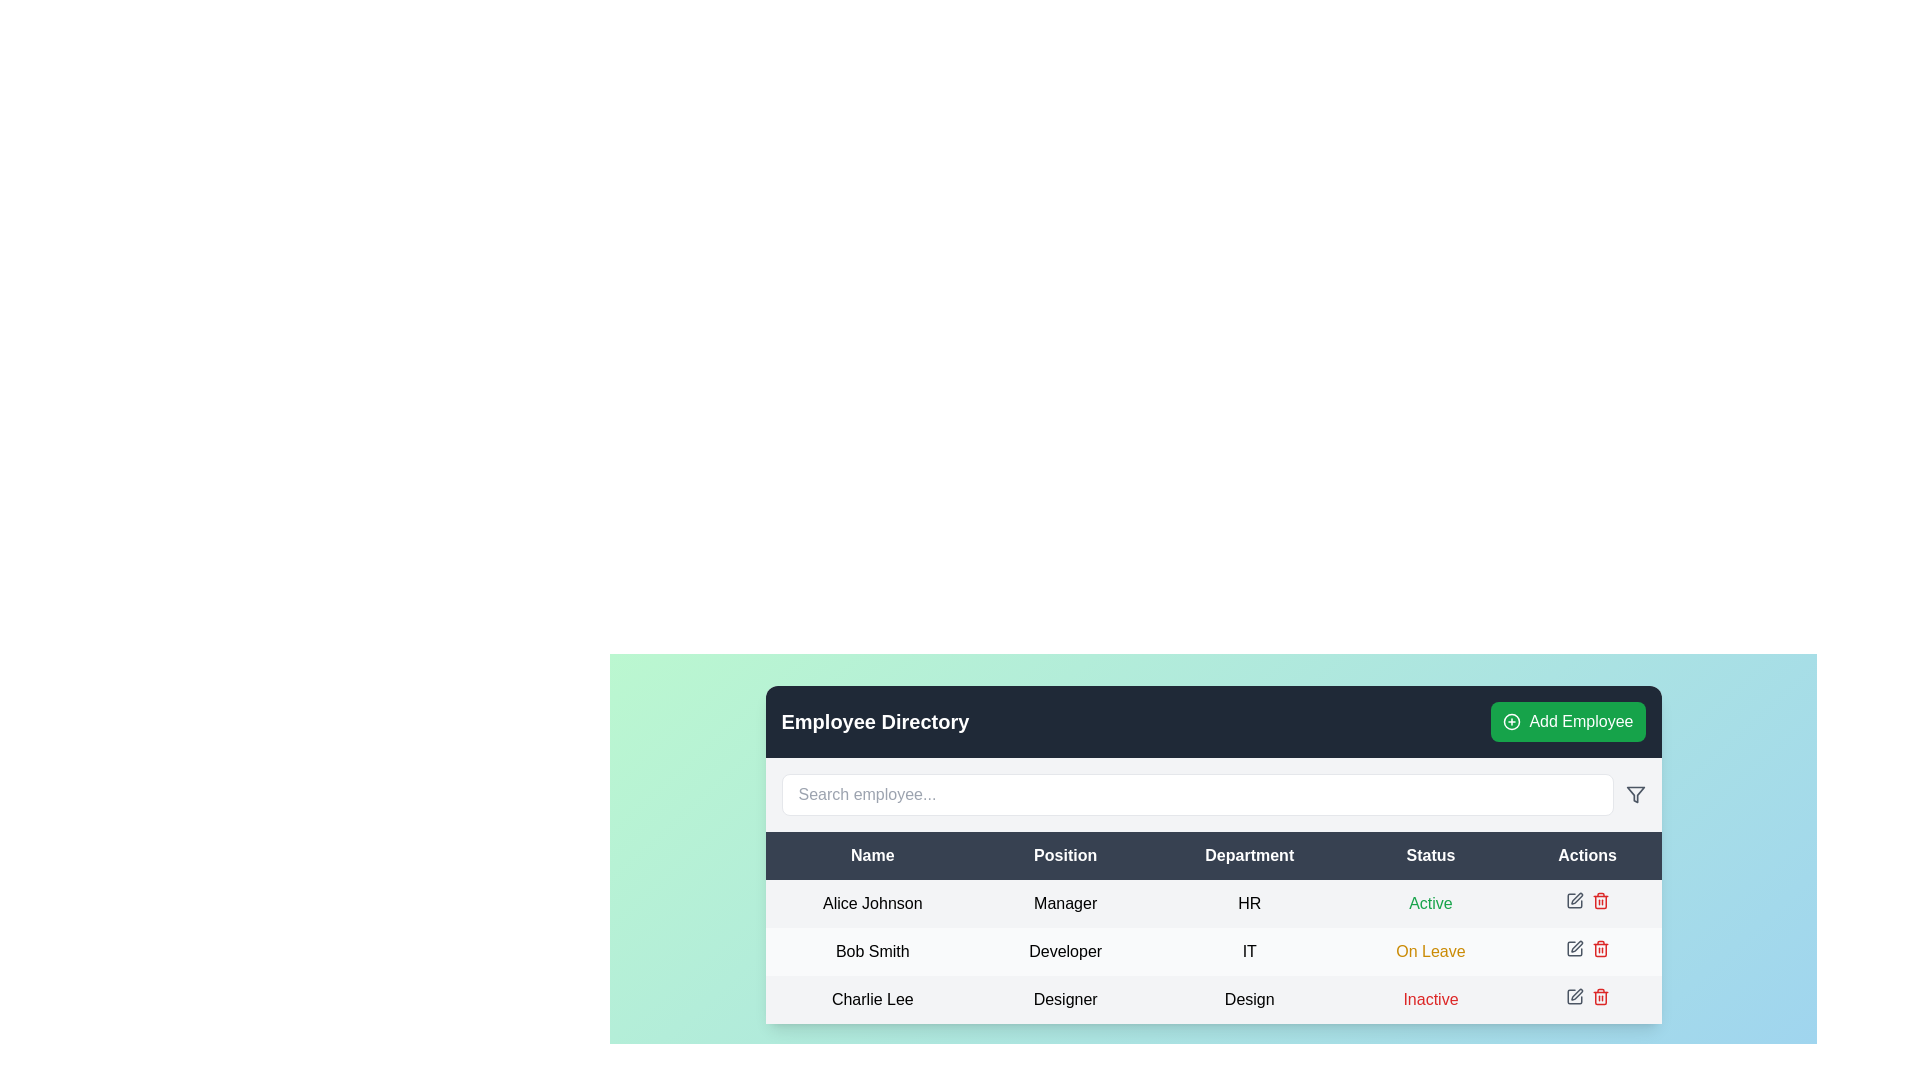 Image resolution: width=1920 pixels, height=1080 pixels. I want to click on the 'Status' text label, which is styled with a dark background and white text, located in the header row of a table-like UI, so click(1429, 855).